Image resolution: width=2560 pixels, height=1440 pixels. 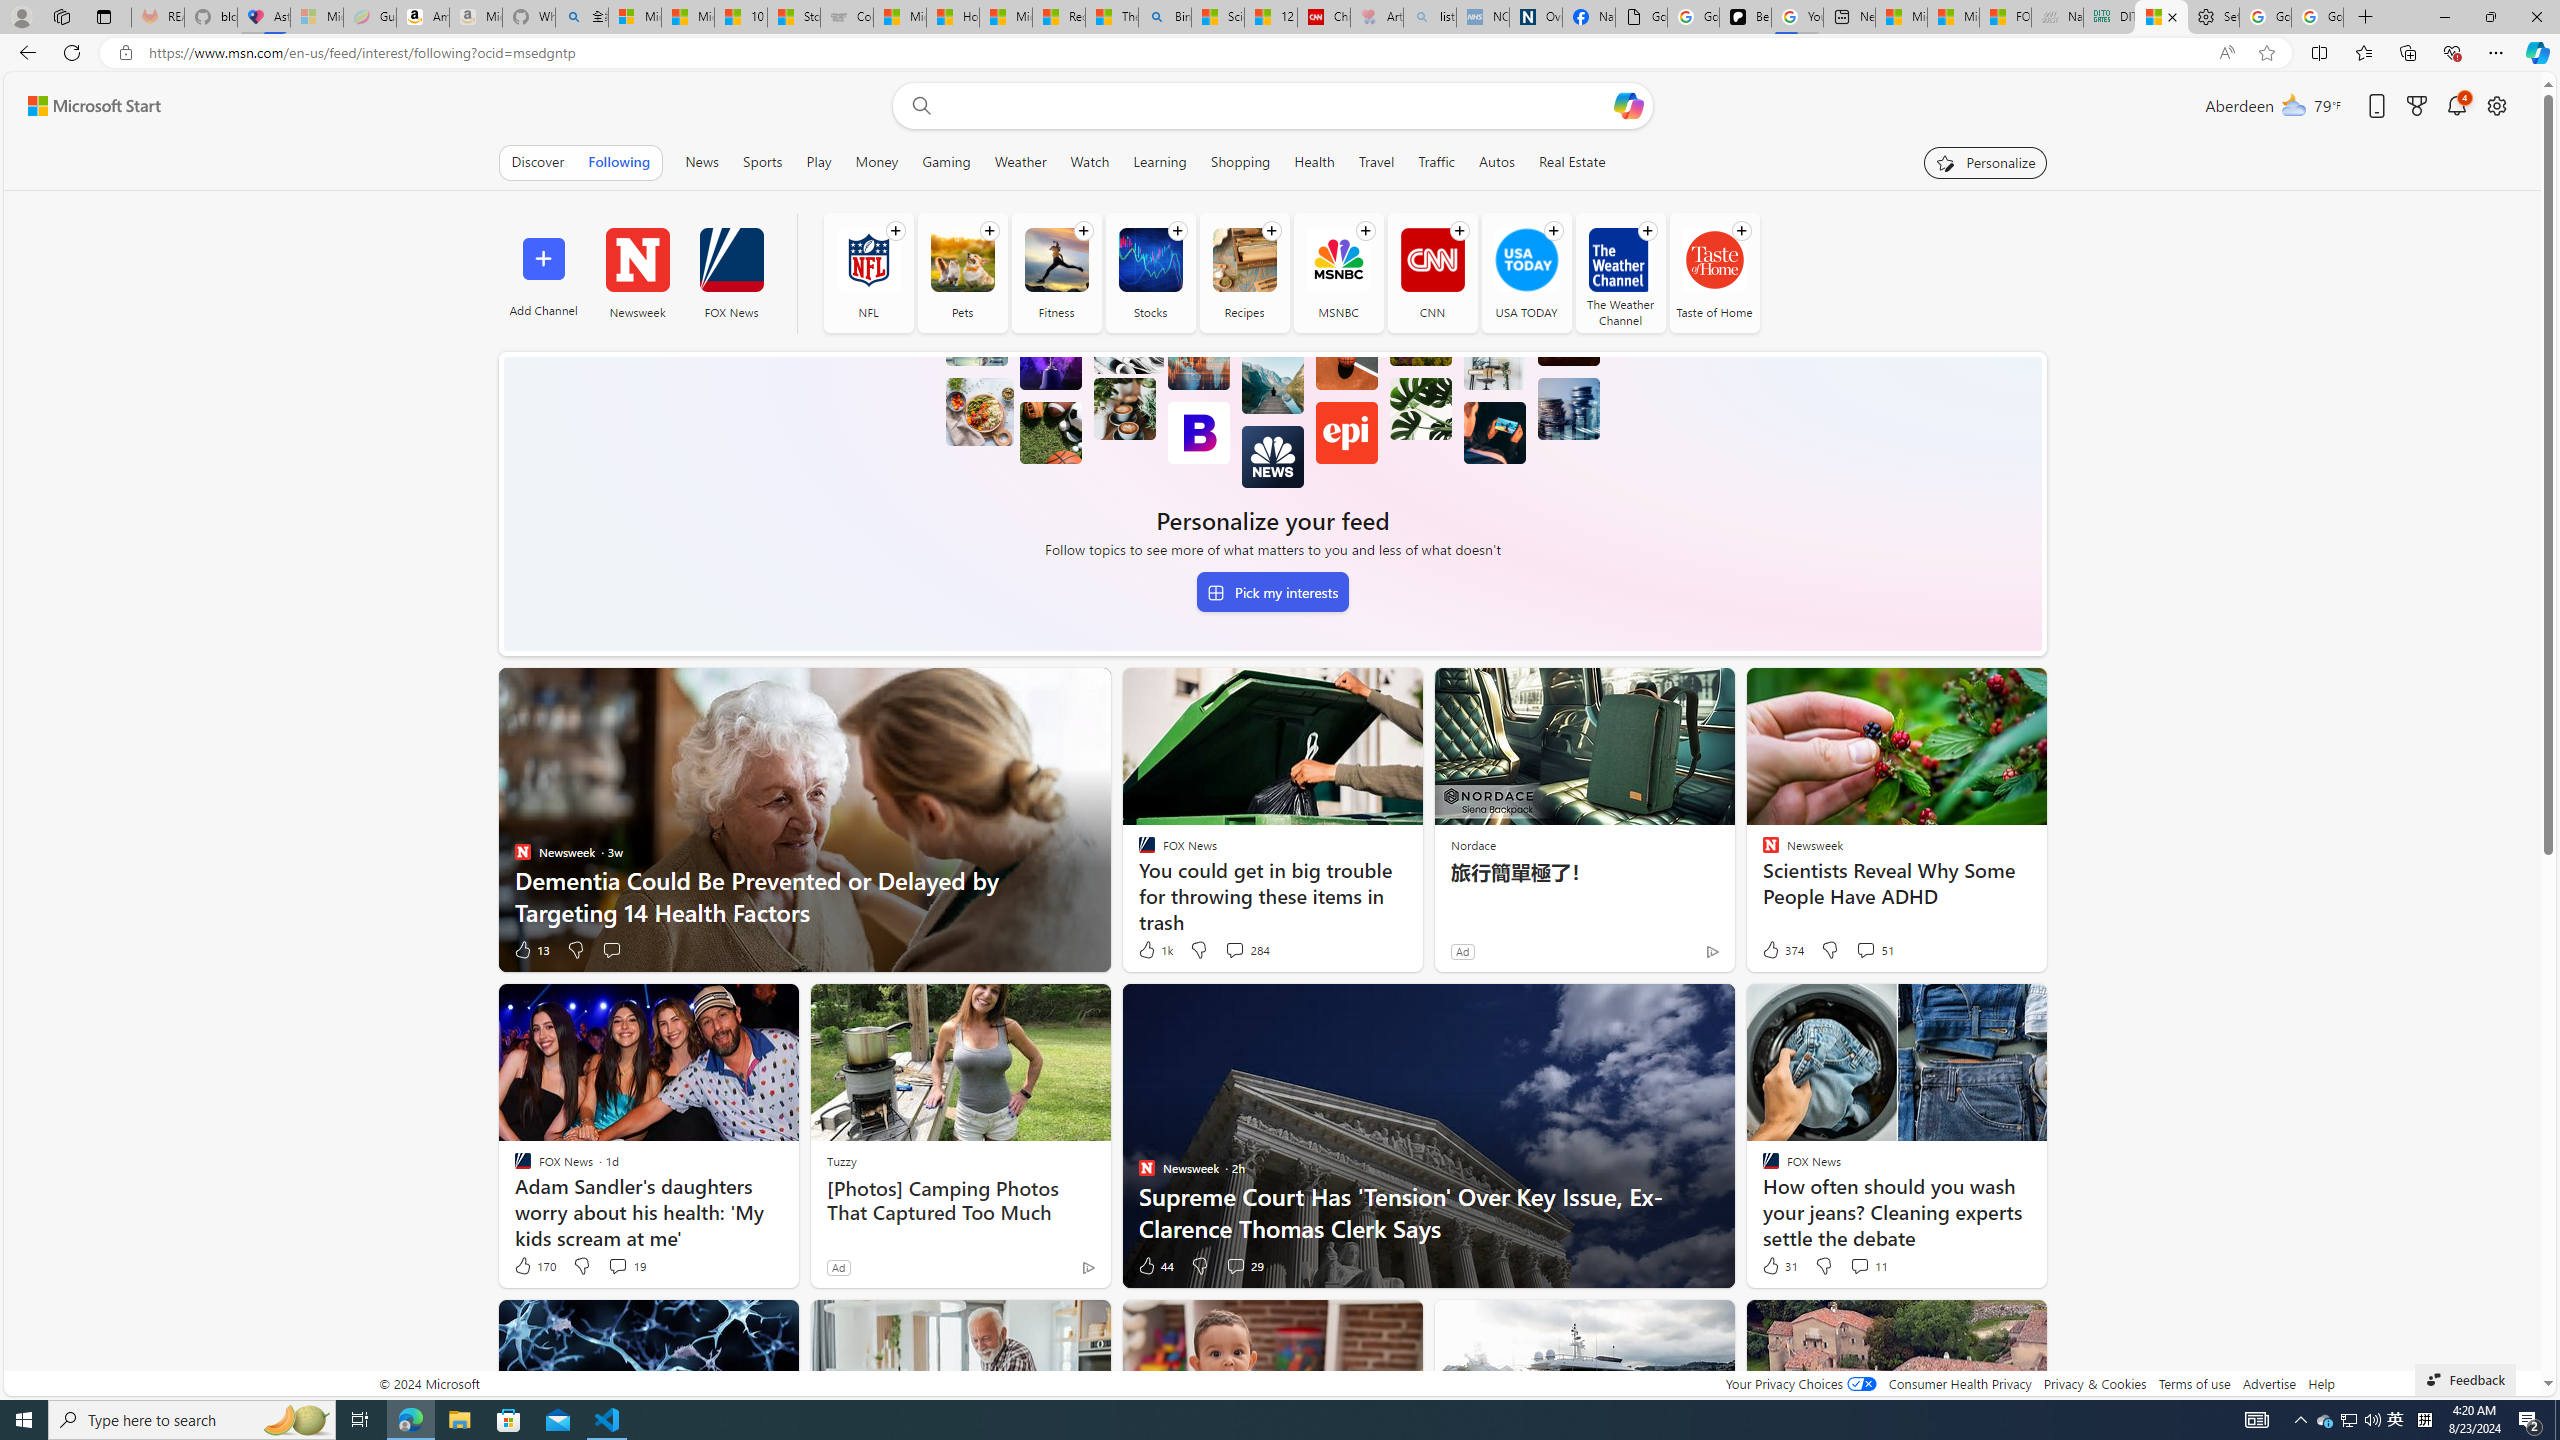 I want to click on 'Tuzzy', so click(x=841, y=1160).